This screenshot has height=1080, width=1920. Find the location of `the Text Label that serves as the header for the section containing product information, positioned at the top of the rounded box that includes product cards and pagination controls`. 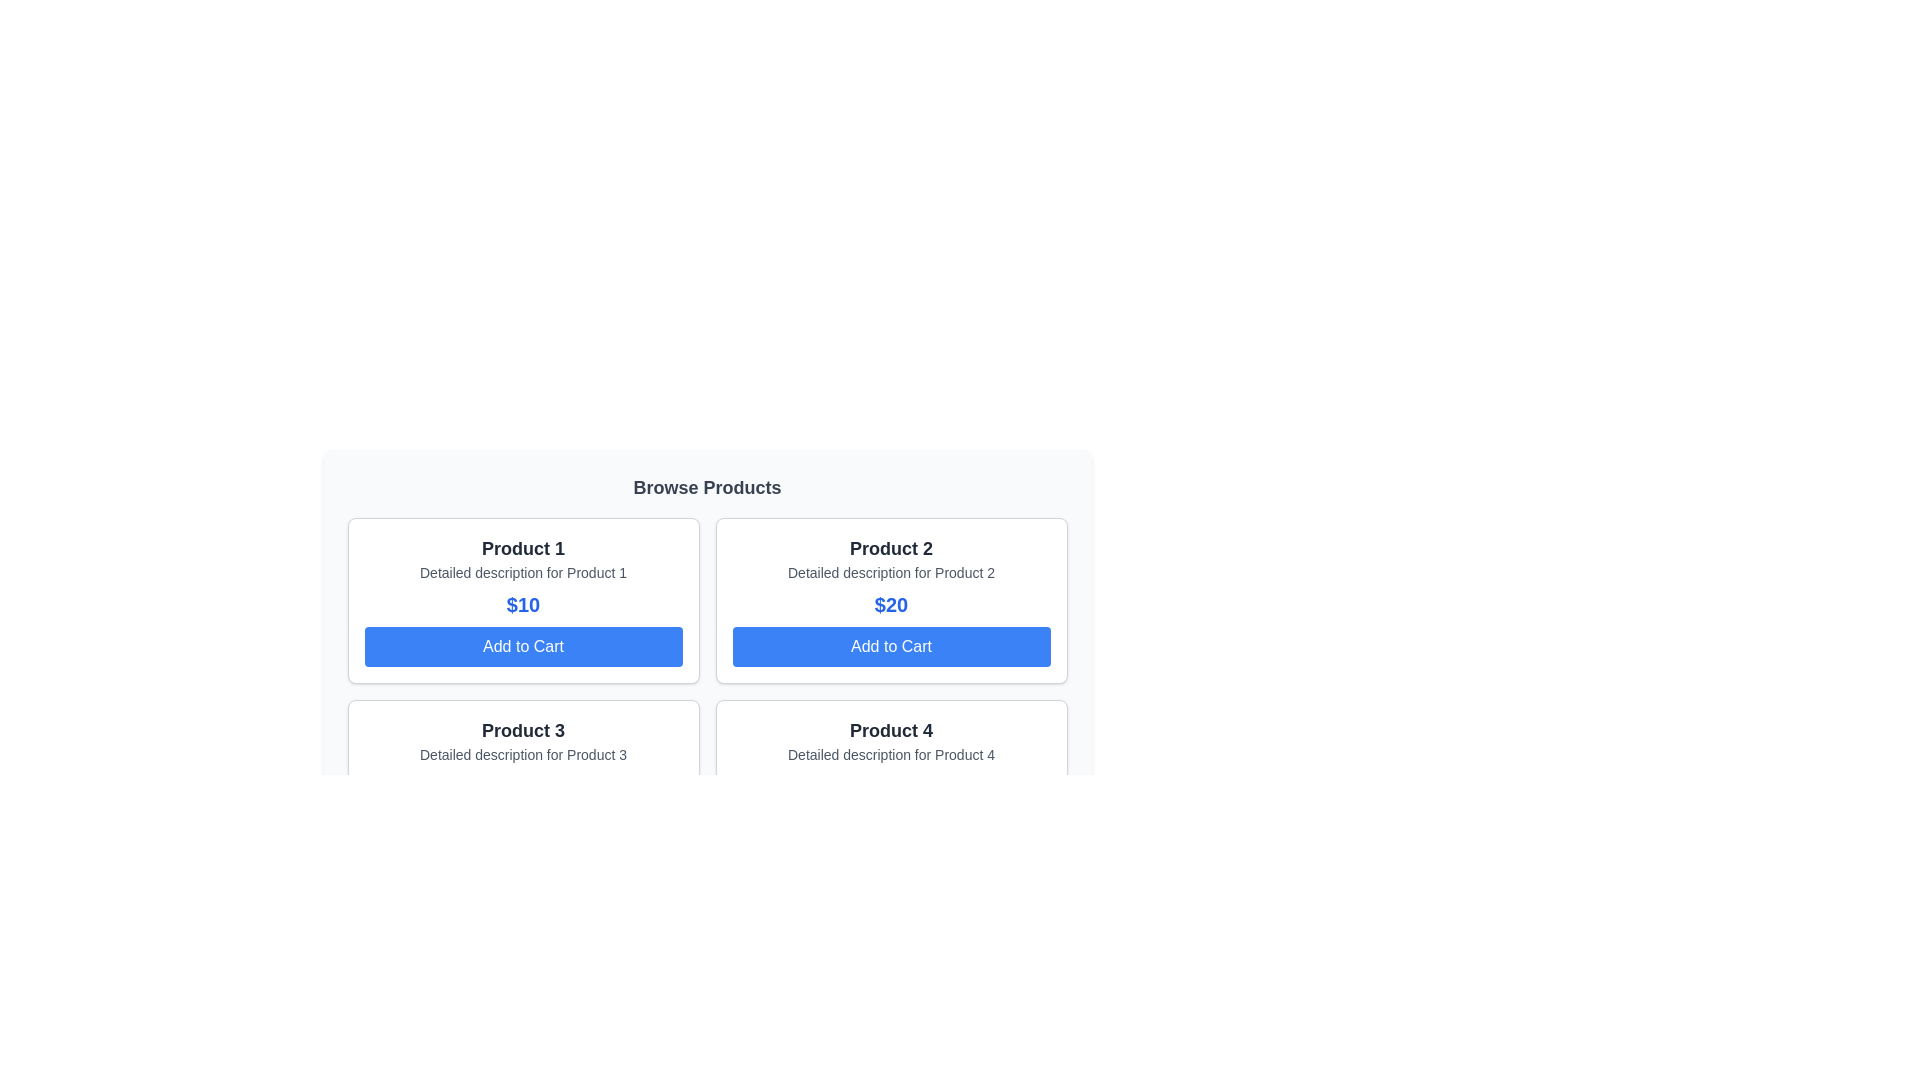

the Text Label that serves as the header for the section containing product information, positioned at the top of the rounded box that includes product cards and pagination controls is located at coordinates (707, 488).